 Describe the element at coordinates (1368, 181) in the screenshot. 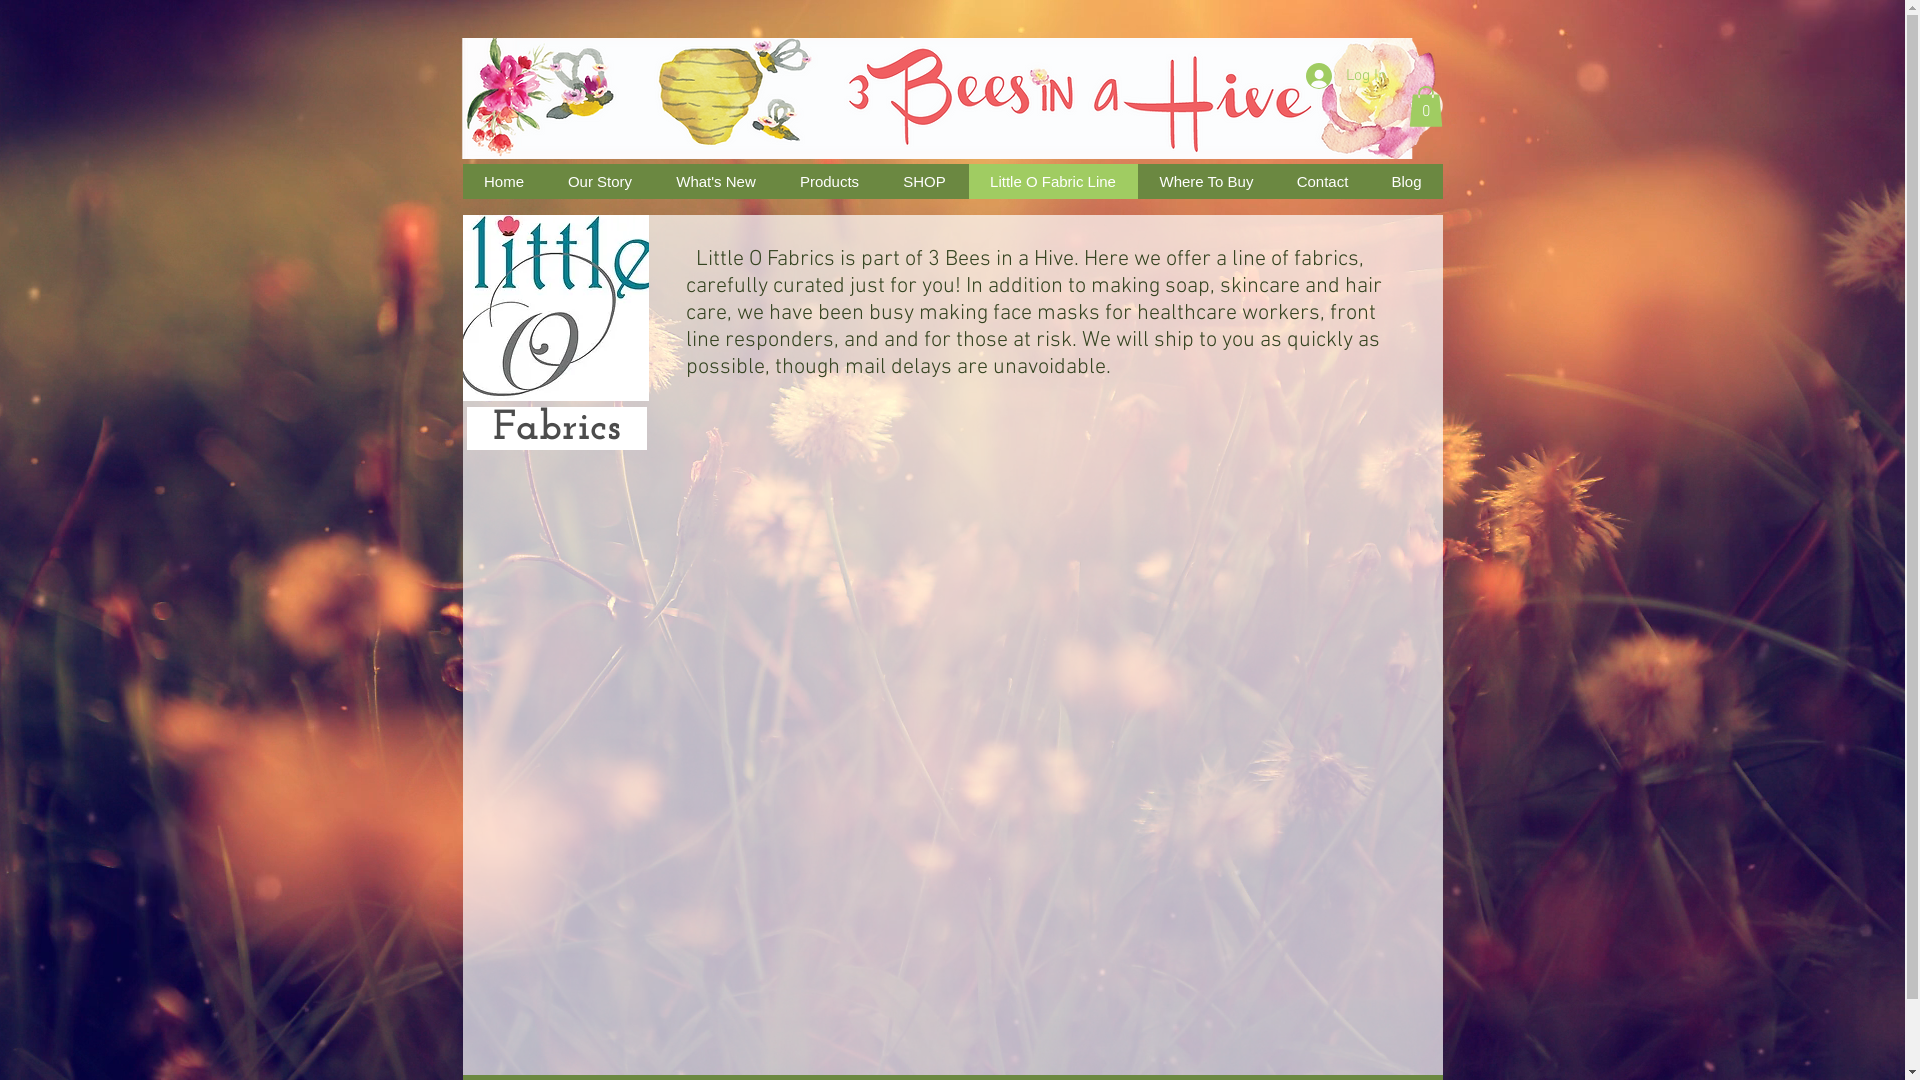

I see `'Blog'` at that location.